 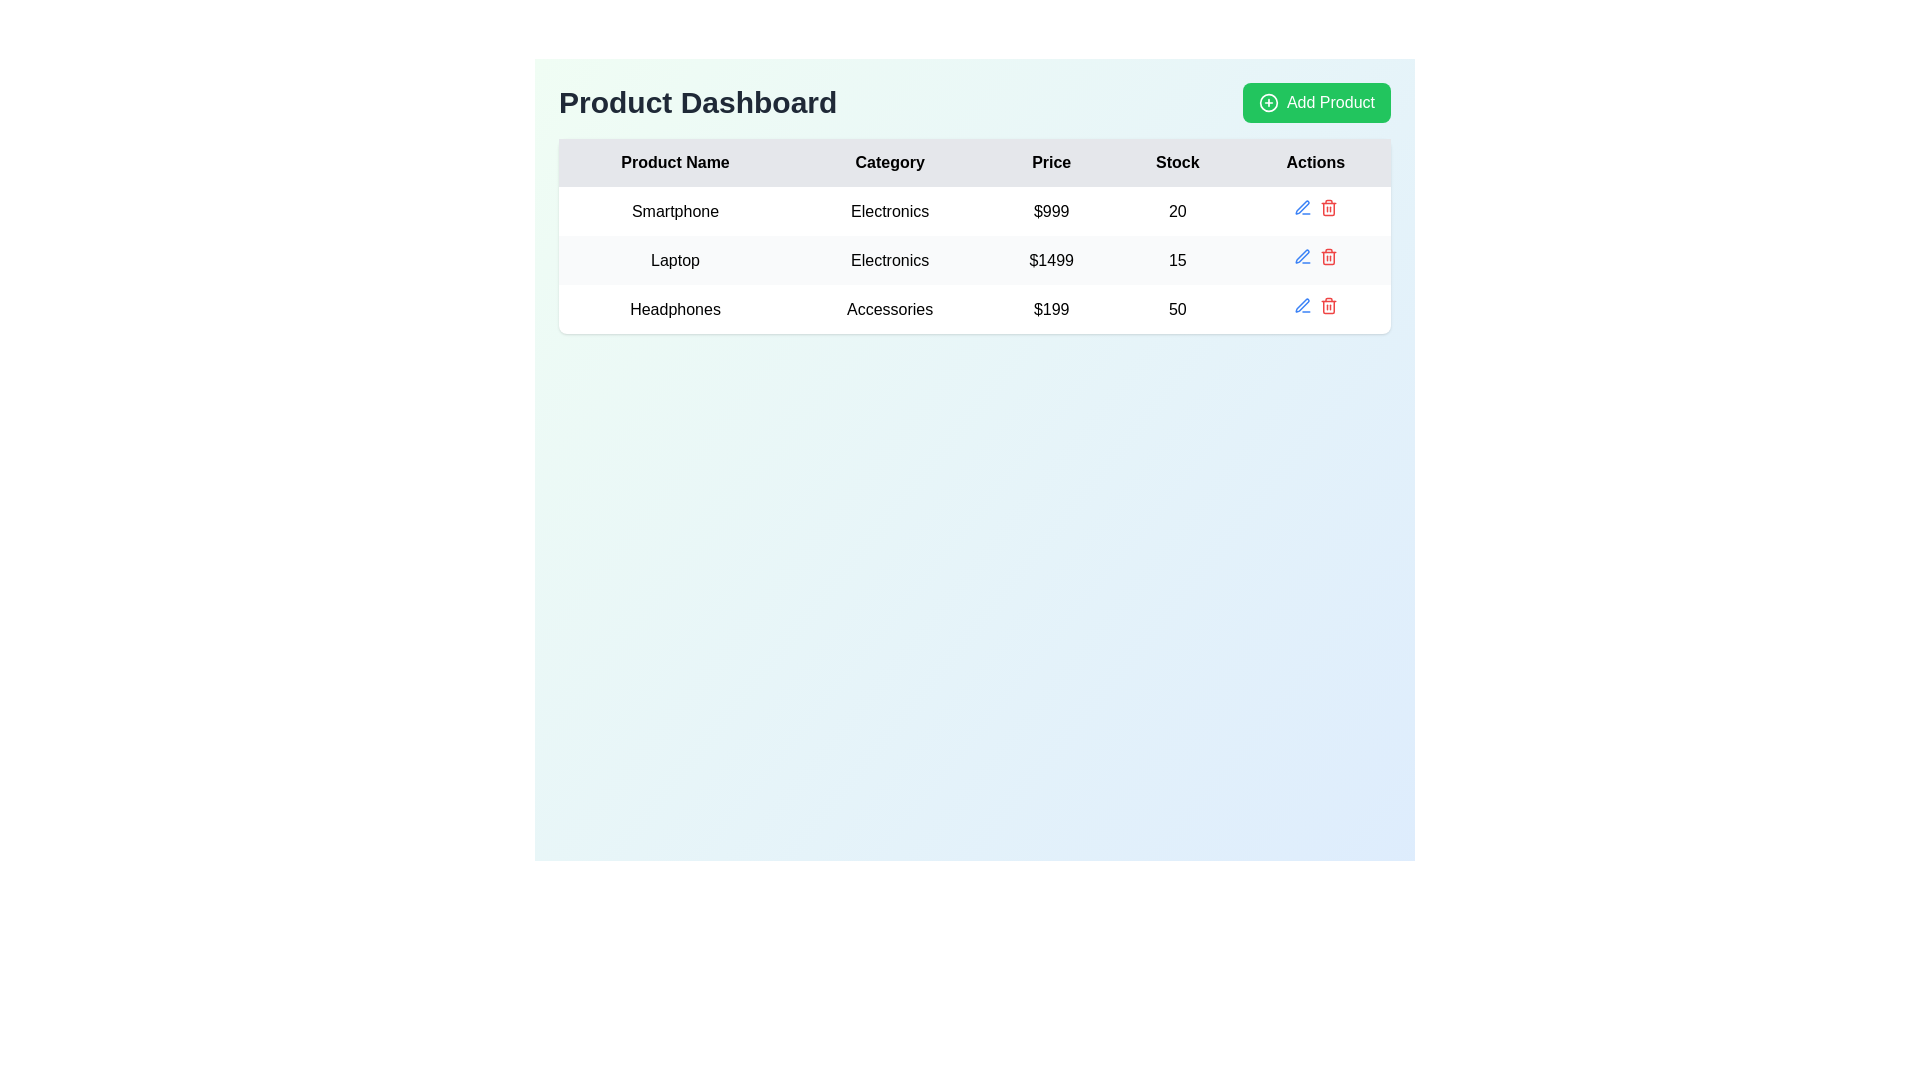 What do you see at coordinates (1328, 305) in the screenshot?
I see `the delete icon located as the second icon in the 'Actions' column of the third row in the table to invoke the delete action` at bounding box center [1328, 305].